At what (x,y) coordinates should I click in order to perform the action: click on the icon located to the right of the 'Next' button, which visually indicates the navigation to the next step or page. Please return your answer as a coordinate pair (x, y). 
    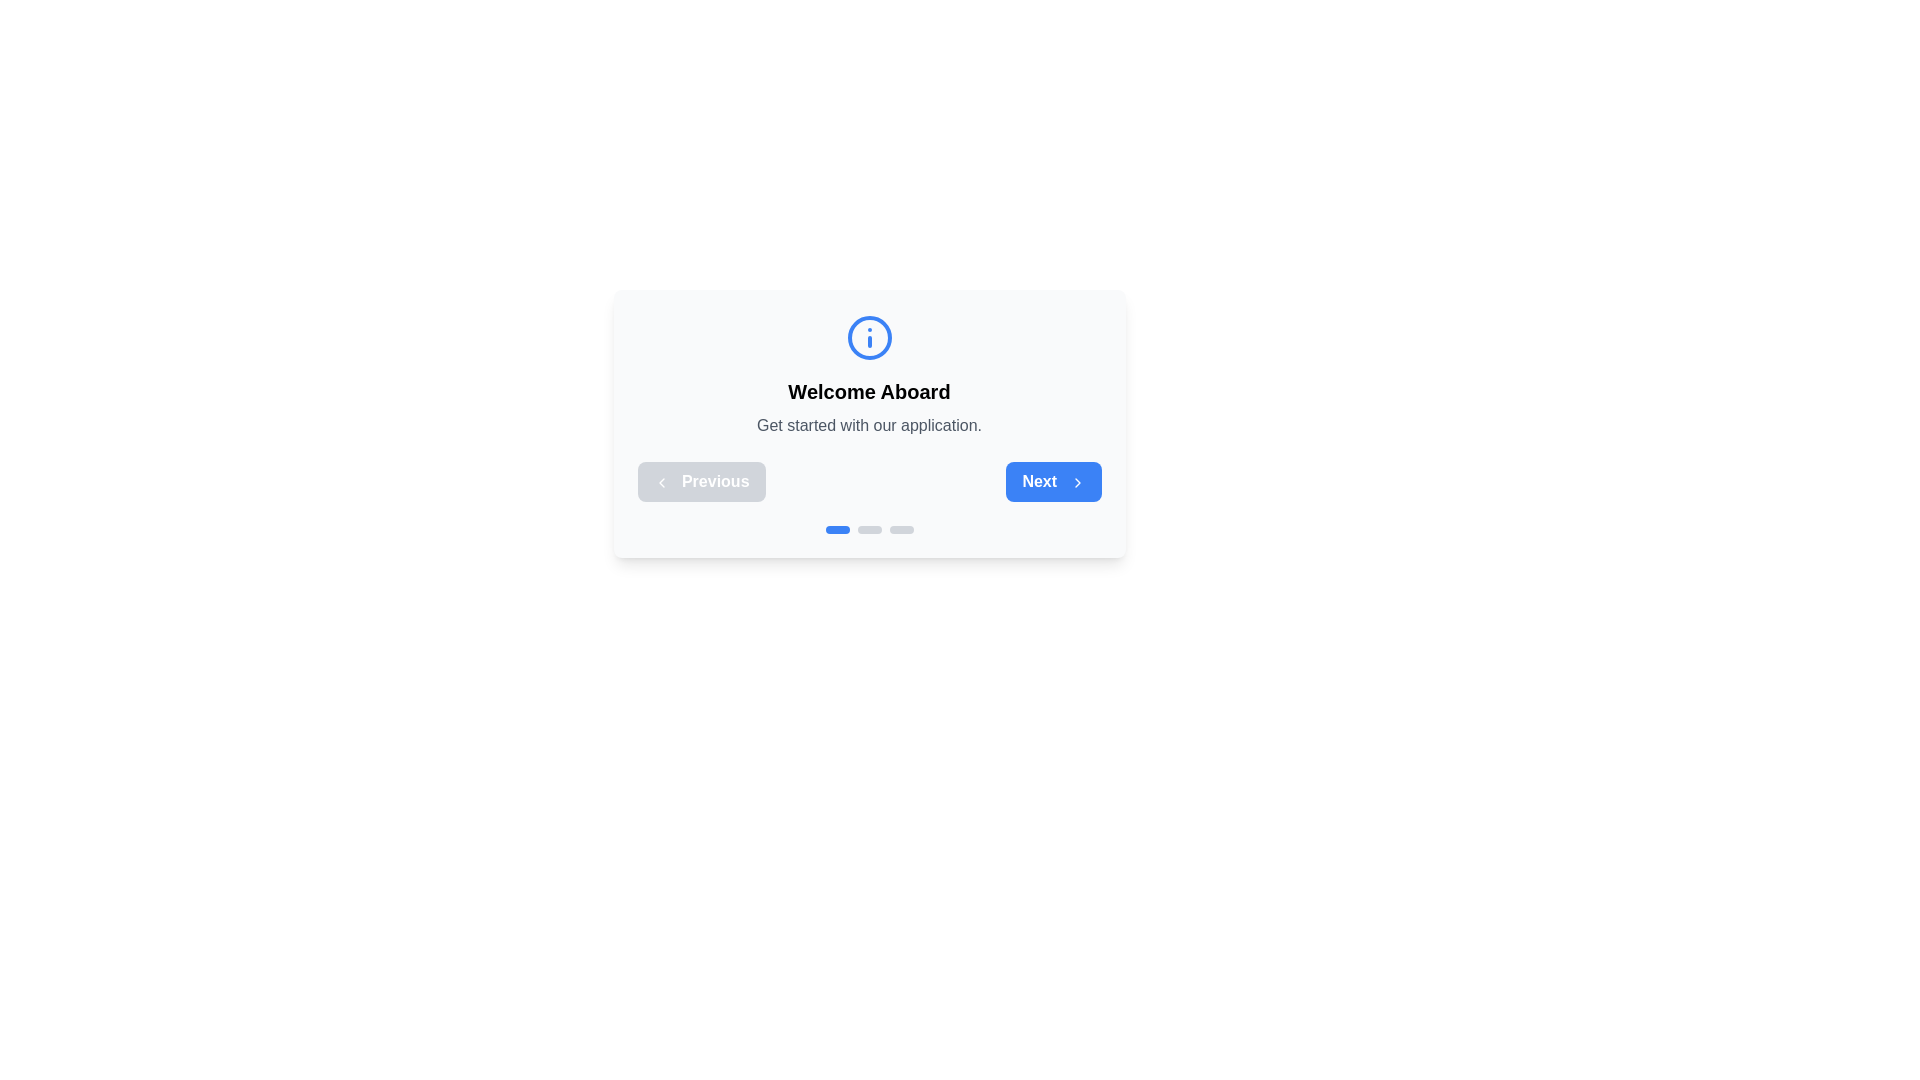
    Looking at the image, I should click on (1076, 482).